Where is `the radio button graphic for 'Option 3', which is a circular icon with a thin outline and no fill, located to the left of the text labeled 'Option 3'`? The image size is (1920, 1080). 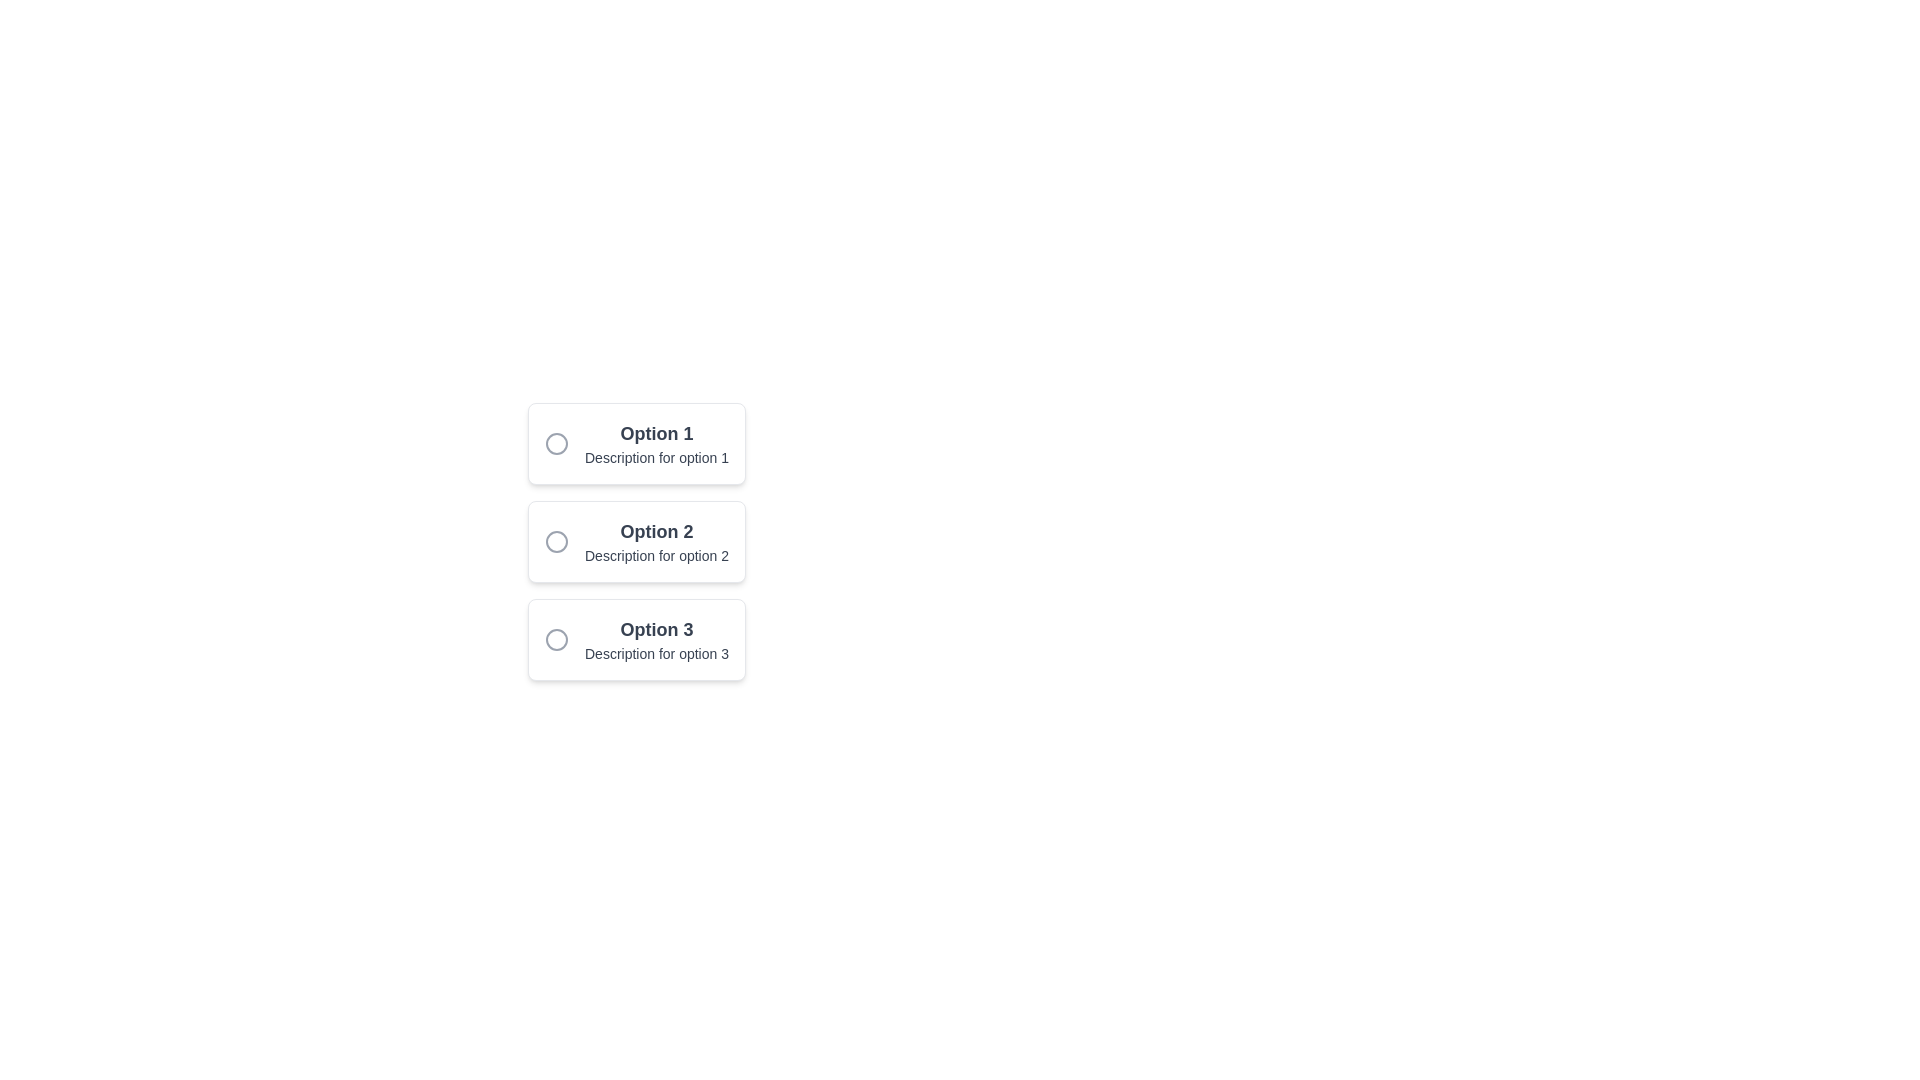 the radio button graphic for 'Option 3', which is a circular icon with a thin outline and no fill, located to the left of the text labeled 'Option 3' is located at coordinates (556, 640).